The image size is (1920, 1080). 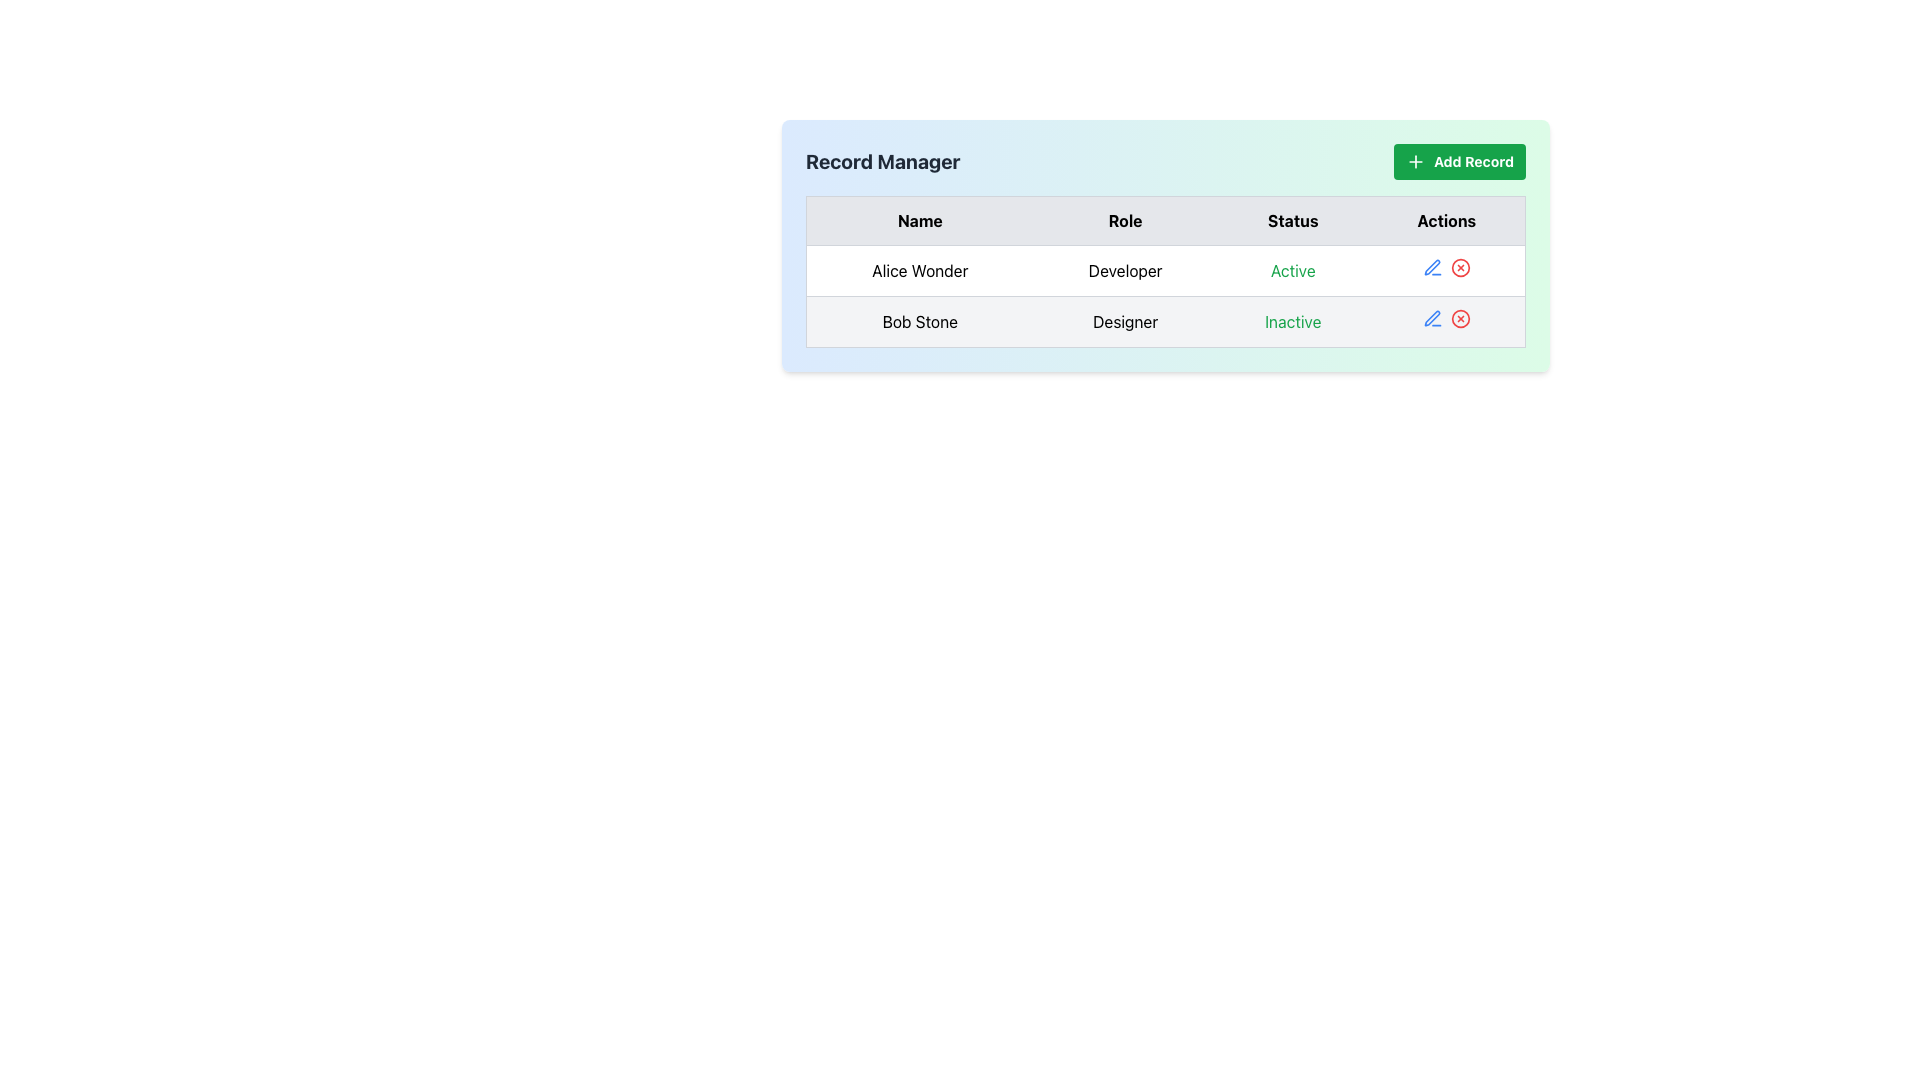 I want to click on the first row of the data table which displays a person's details including name, role, status, and actions, so click(x=1166, y=296).